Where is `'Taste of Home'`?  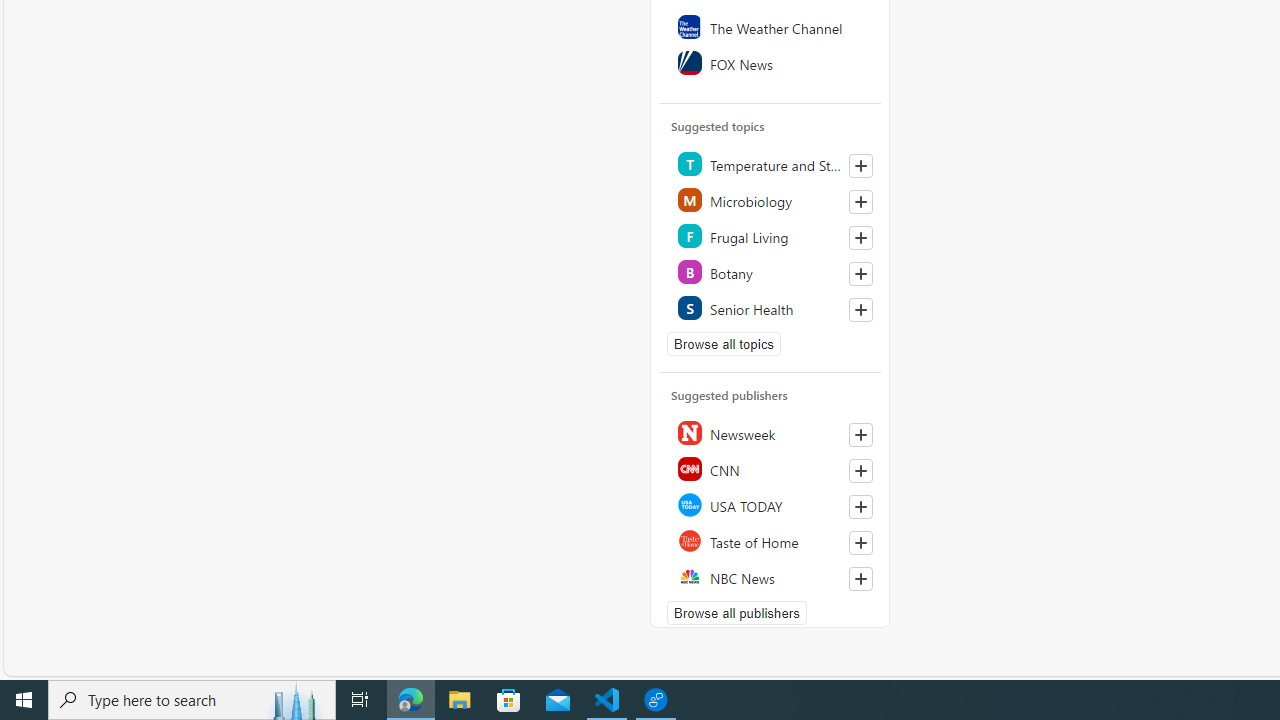
'Taste of Home' is located at coordinates (770, 541).